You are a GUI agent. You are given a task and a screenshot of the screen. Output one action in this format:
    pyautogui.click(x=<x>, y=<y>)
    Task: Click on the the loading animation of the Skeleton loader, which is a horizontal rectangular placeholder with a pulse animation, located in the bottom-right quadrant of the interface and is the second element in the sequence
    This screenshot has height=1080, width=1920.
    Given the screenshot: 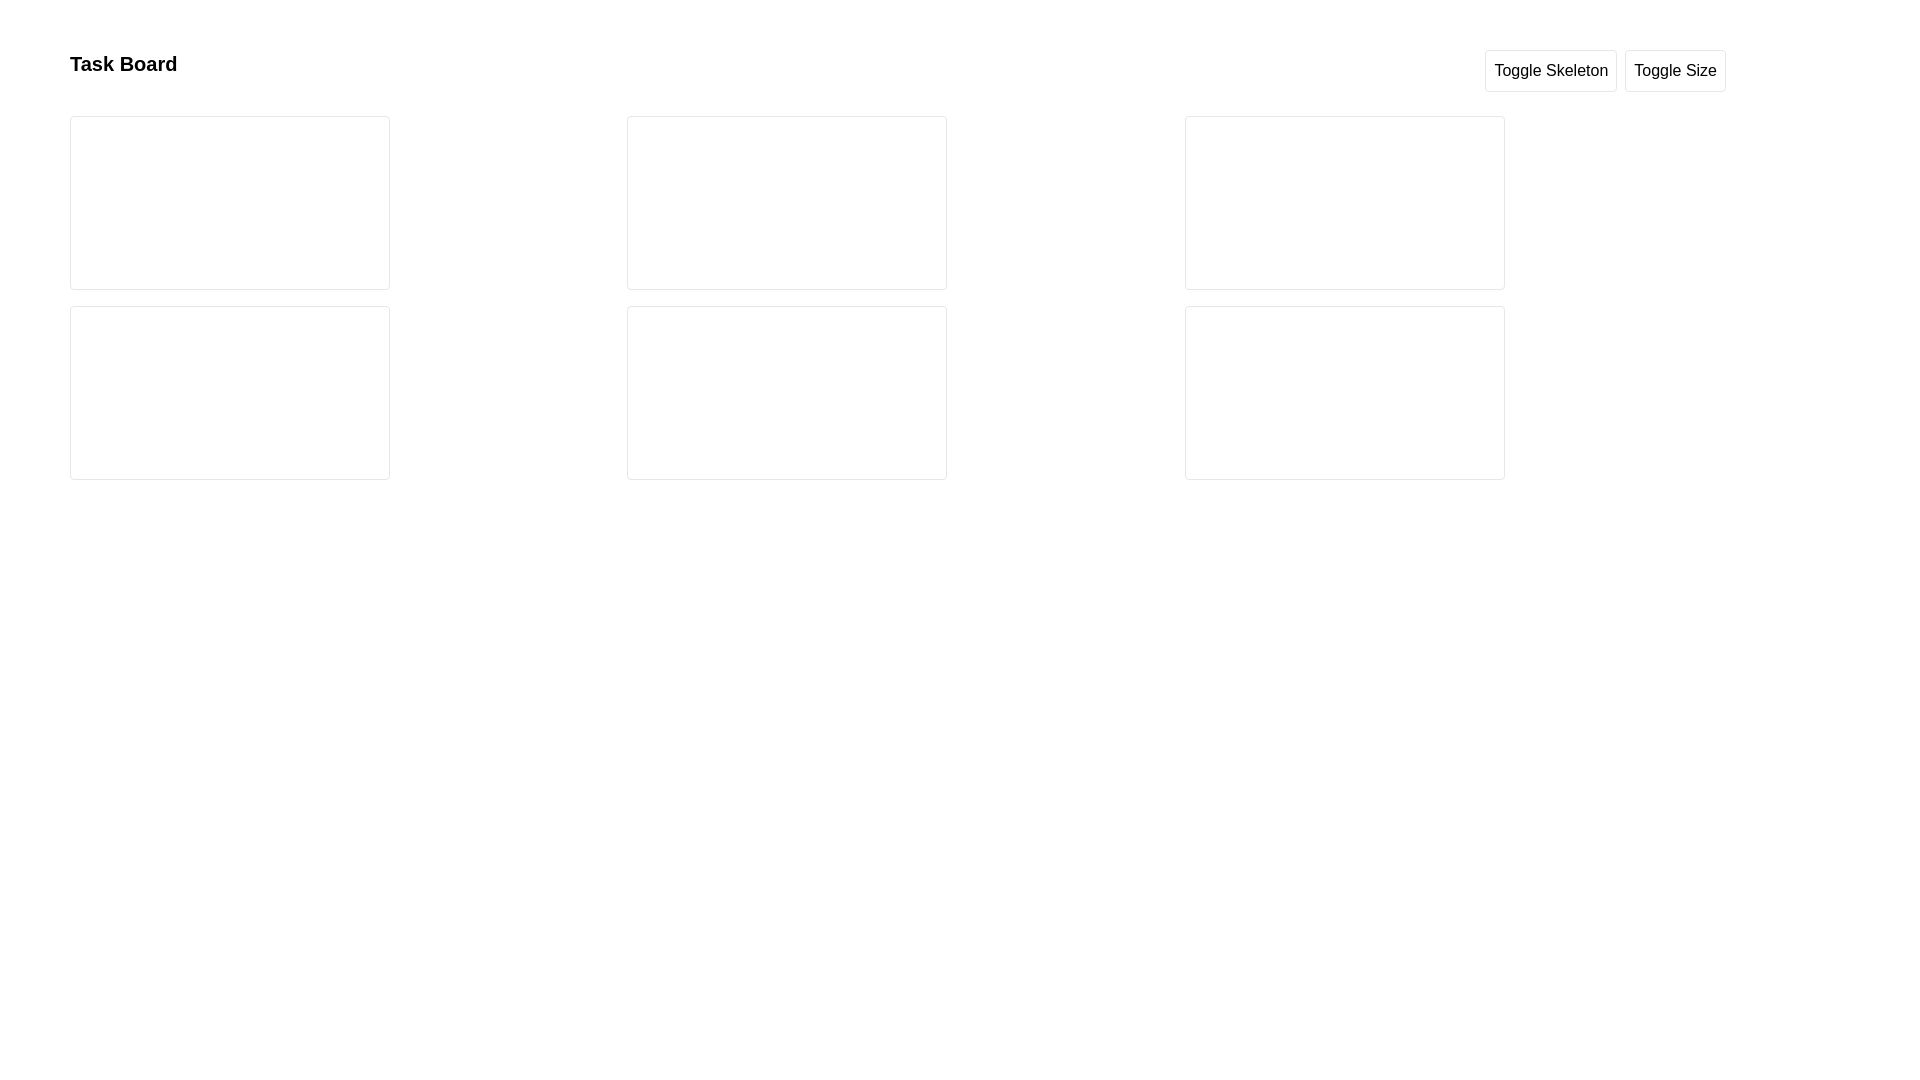 What is the action you would take?
    pyautogui.click(x=1368, y=342)
    